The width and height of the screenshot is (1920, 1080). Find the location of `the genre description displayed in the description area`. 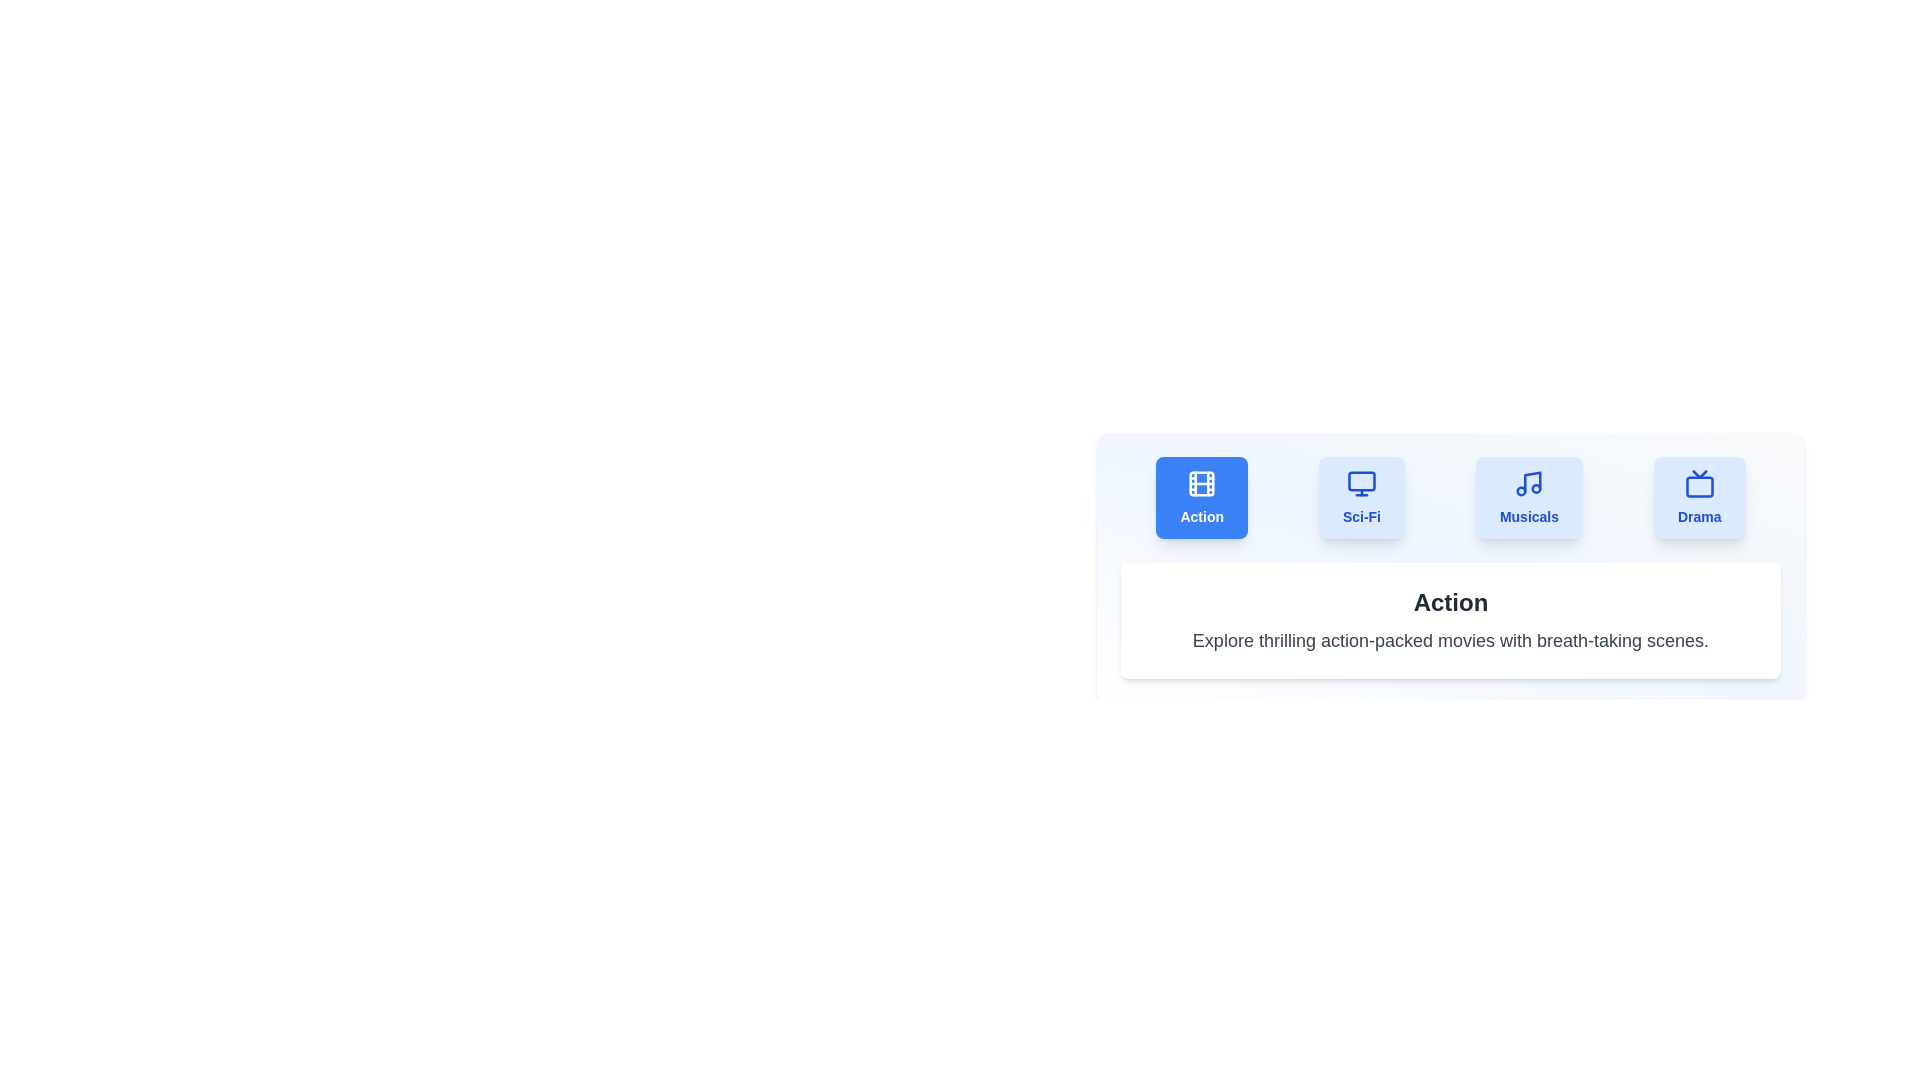

the genre description displayed in the description area is located at coordinates (1450, 640).